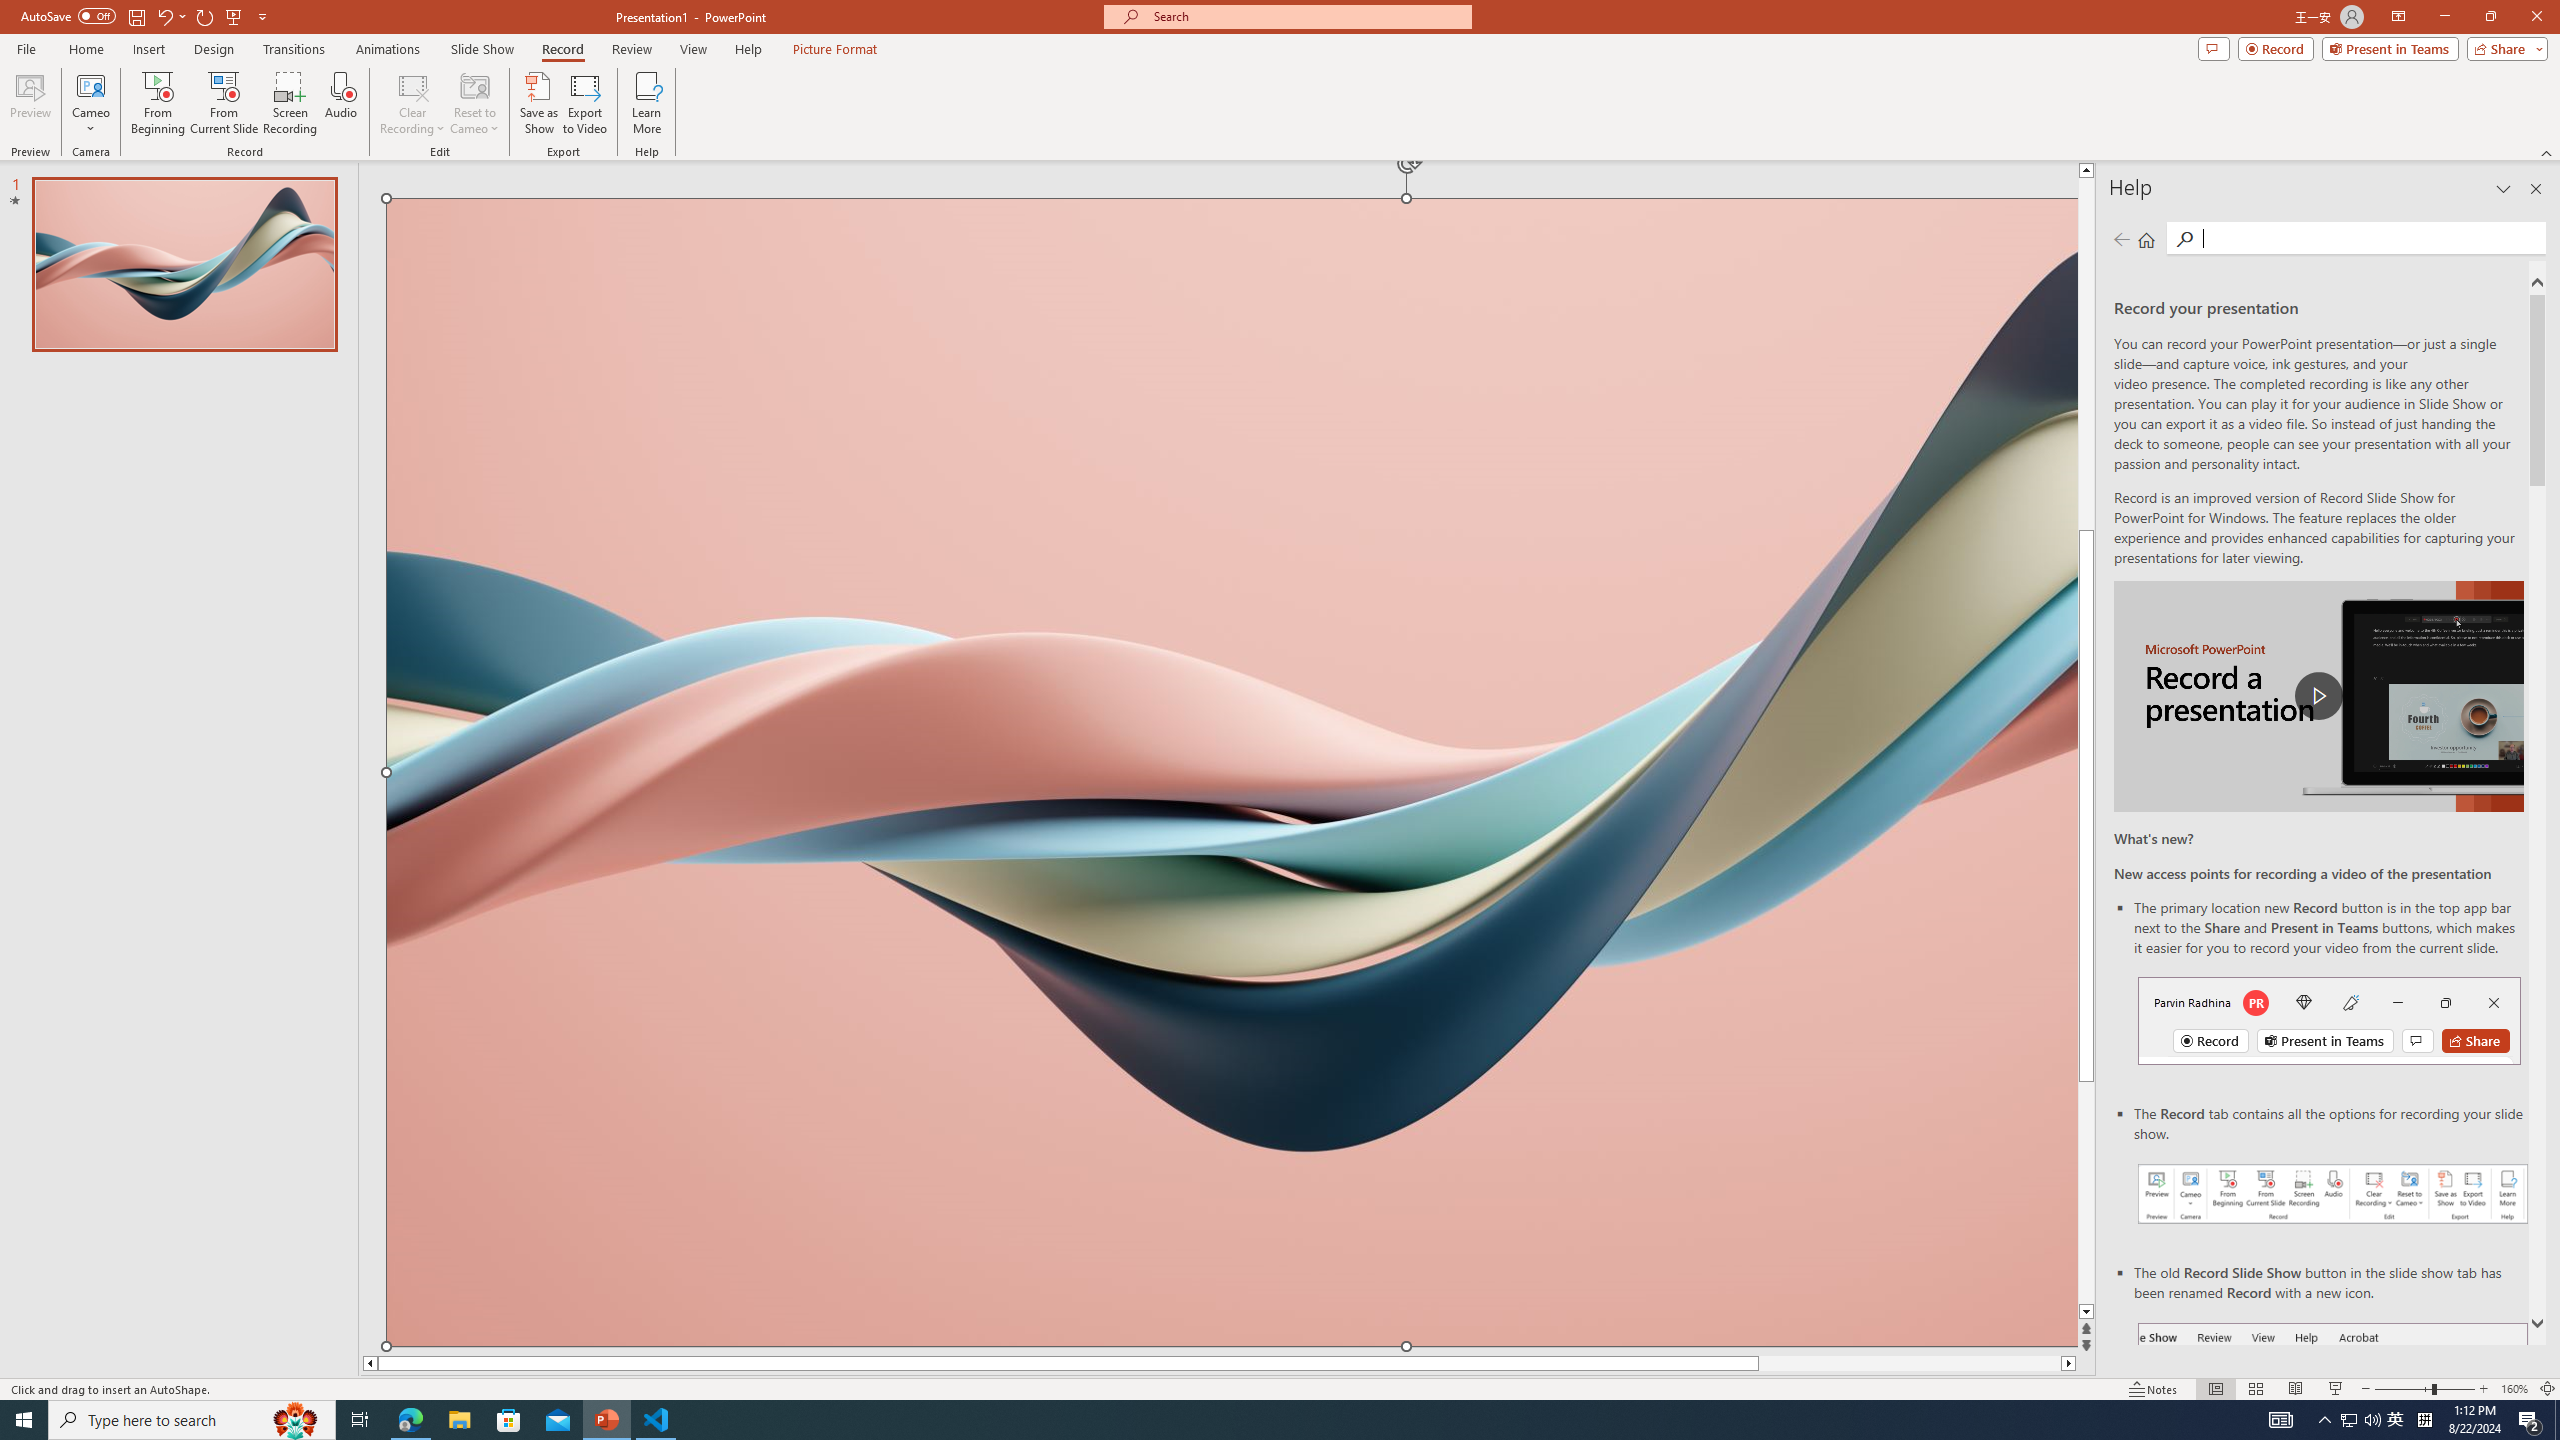 The image size is (2560, 1440). I want to click on 'File Tab', so click(25, 47).